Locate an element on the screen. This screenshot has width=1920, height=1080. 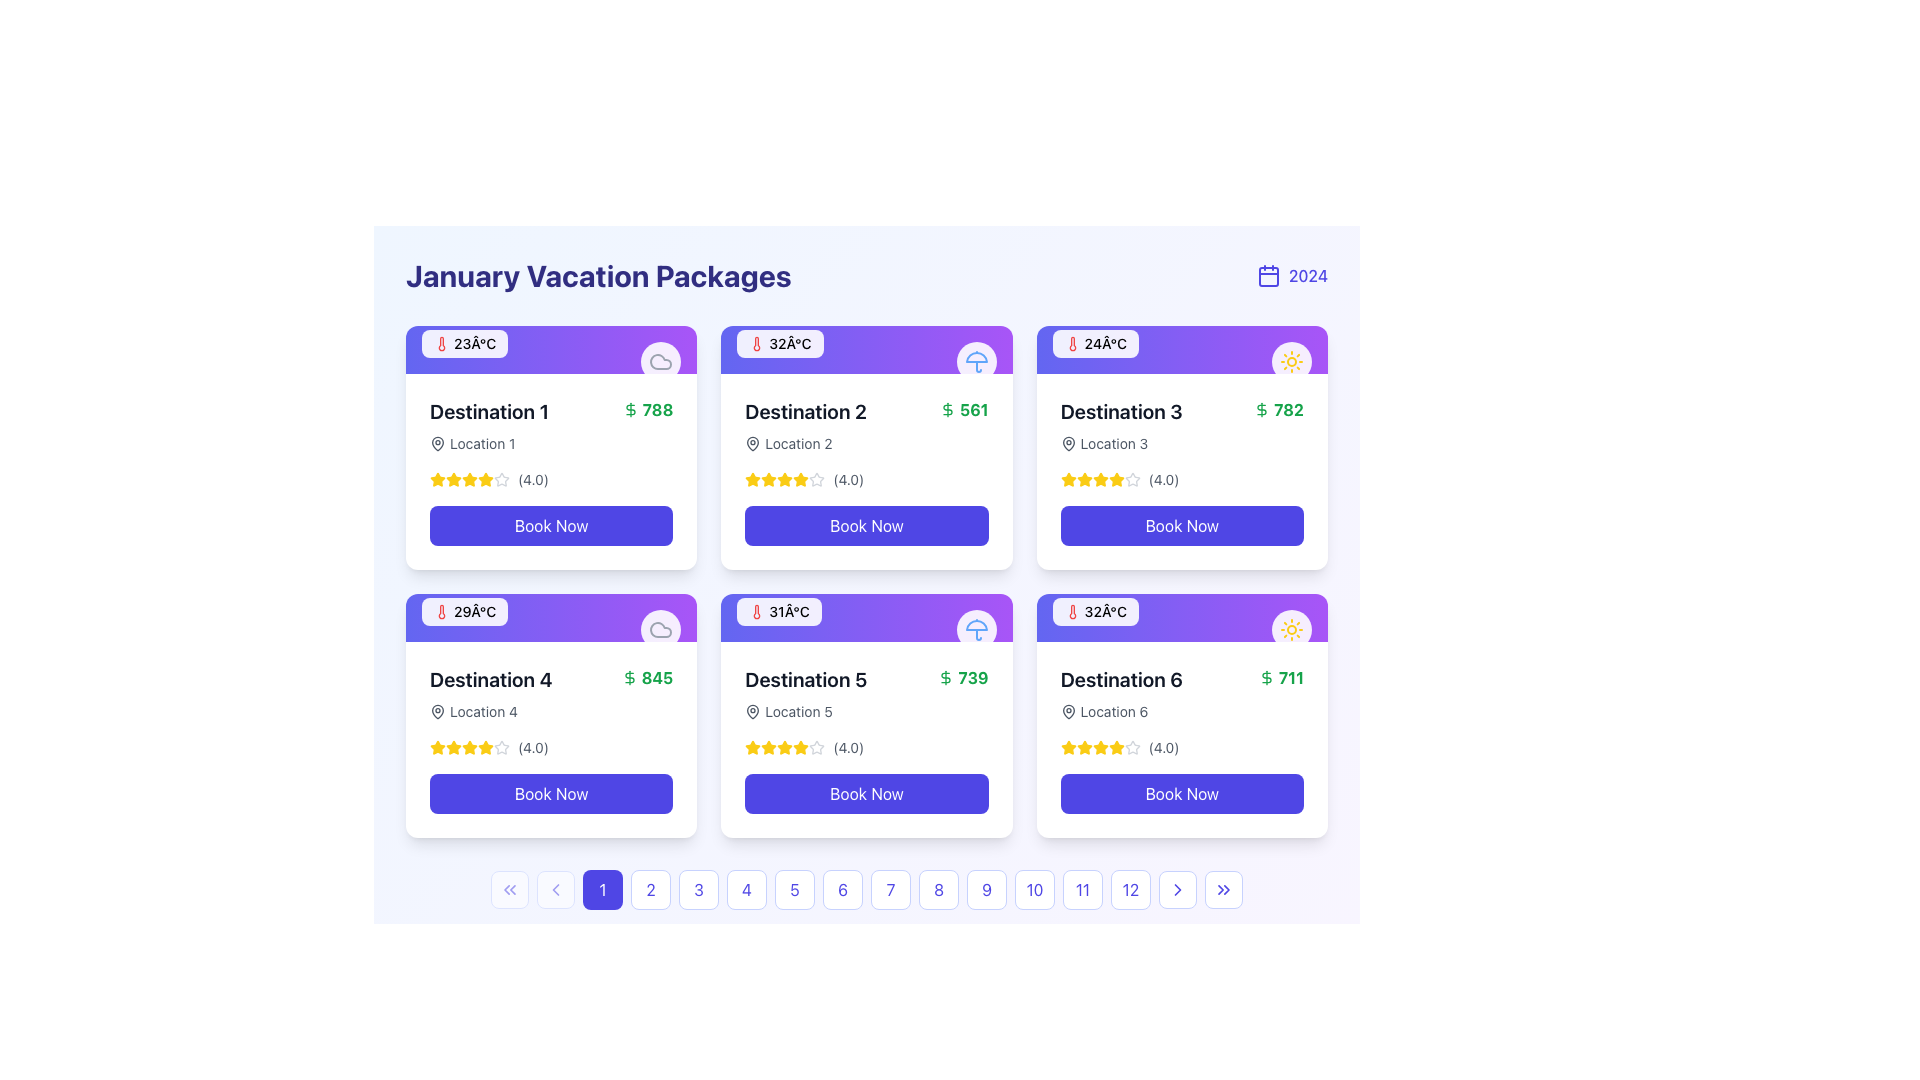
the first star icon in the rating system for 'Destination 1', which has a yellow fill and sharp outline, located near the rating '(4.0)' is located at coordinates (436, 479).